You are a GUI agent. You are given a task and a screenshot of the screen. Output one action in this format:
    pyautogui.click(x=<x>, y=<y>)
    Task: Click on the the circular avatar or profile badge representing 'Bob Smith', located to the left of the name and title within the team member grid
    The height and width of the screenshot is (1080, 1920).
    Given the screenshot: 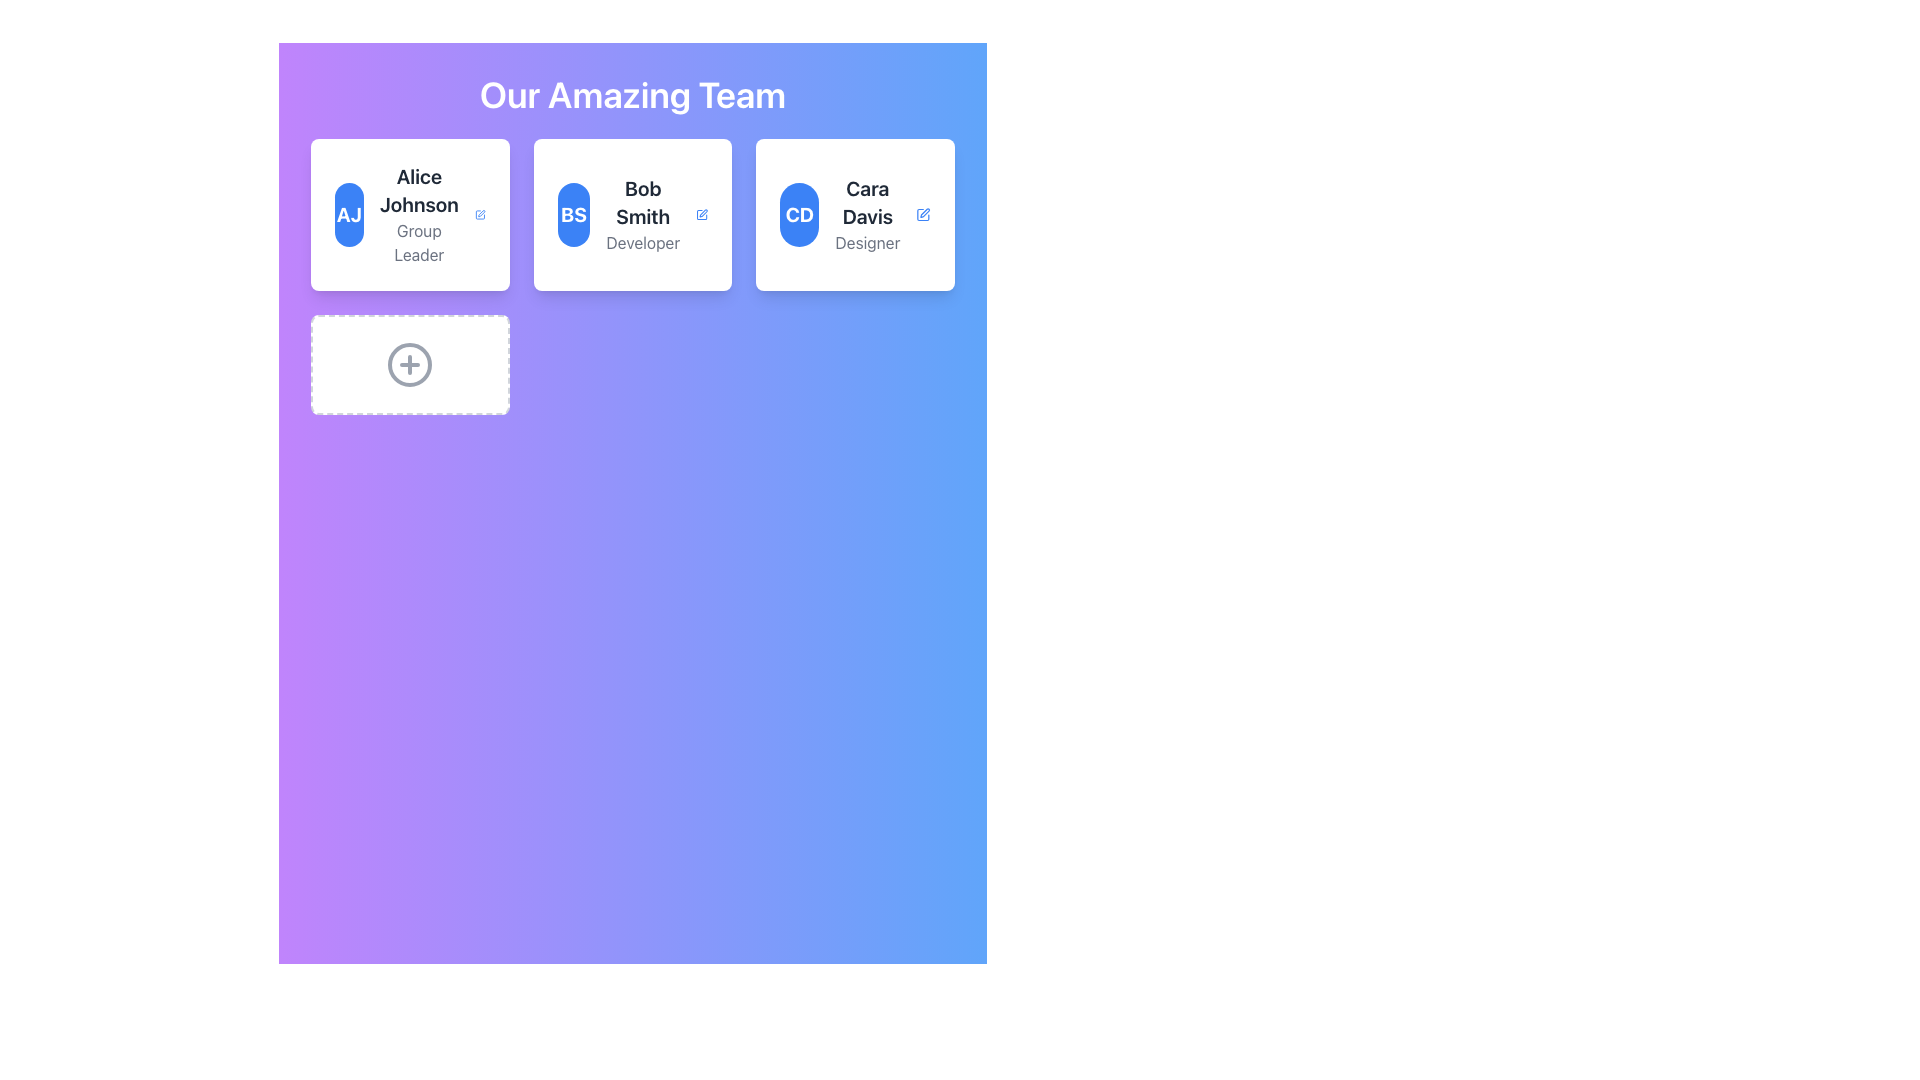 What is the action you would take?
    pyautogui.click(x=572, y=215)
    